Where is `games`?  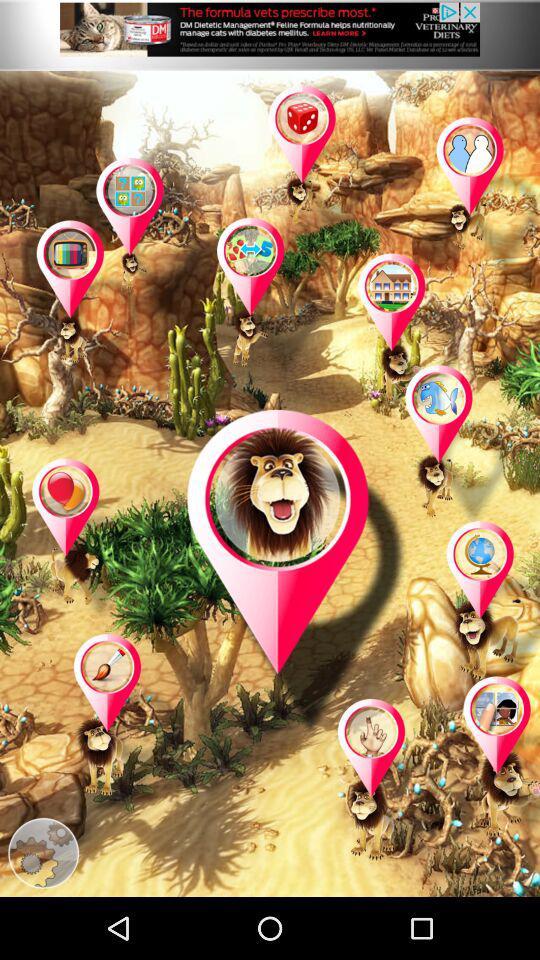 games is located at coordinates (482, 199).